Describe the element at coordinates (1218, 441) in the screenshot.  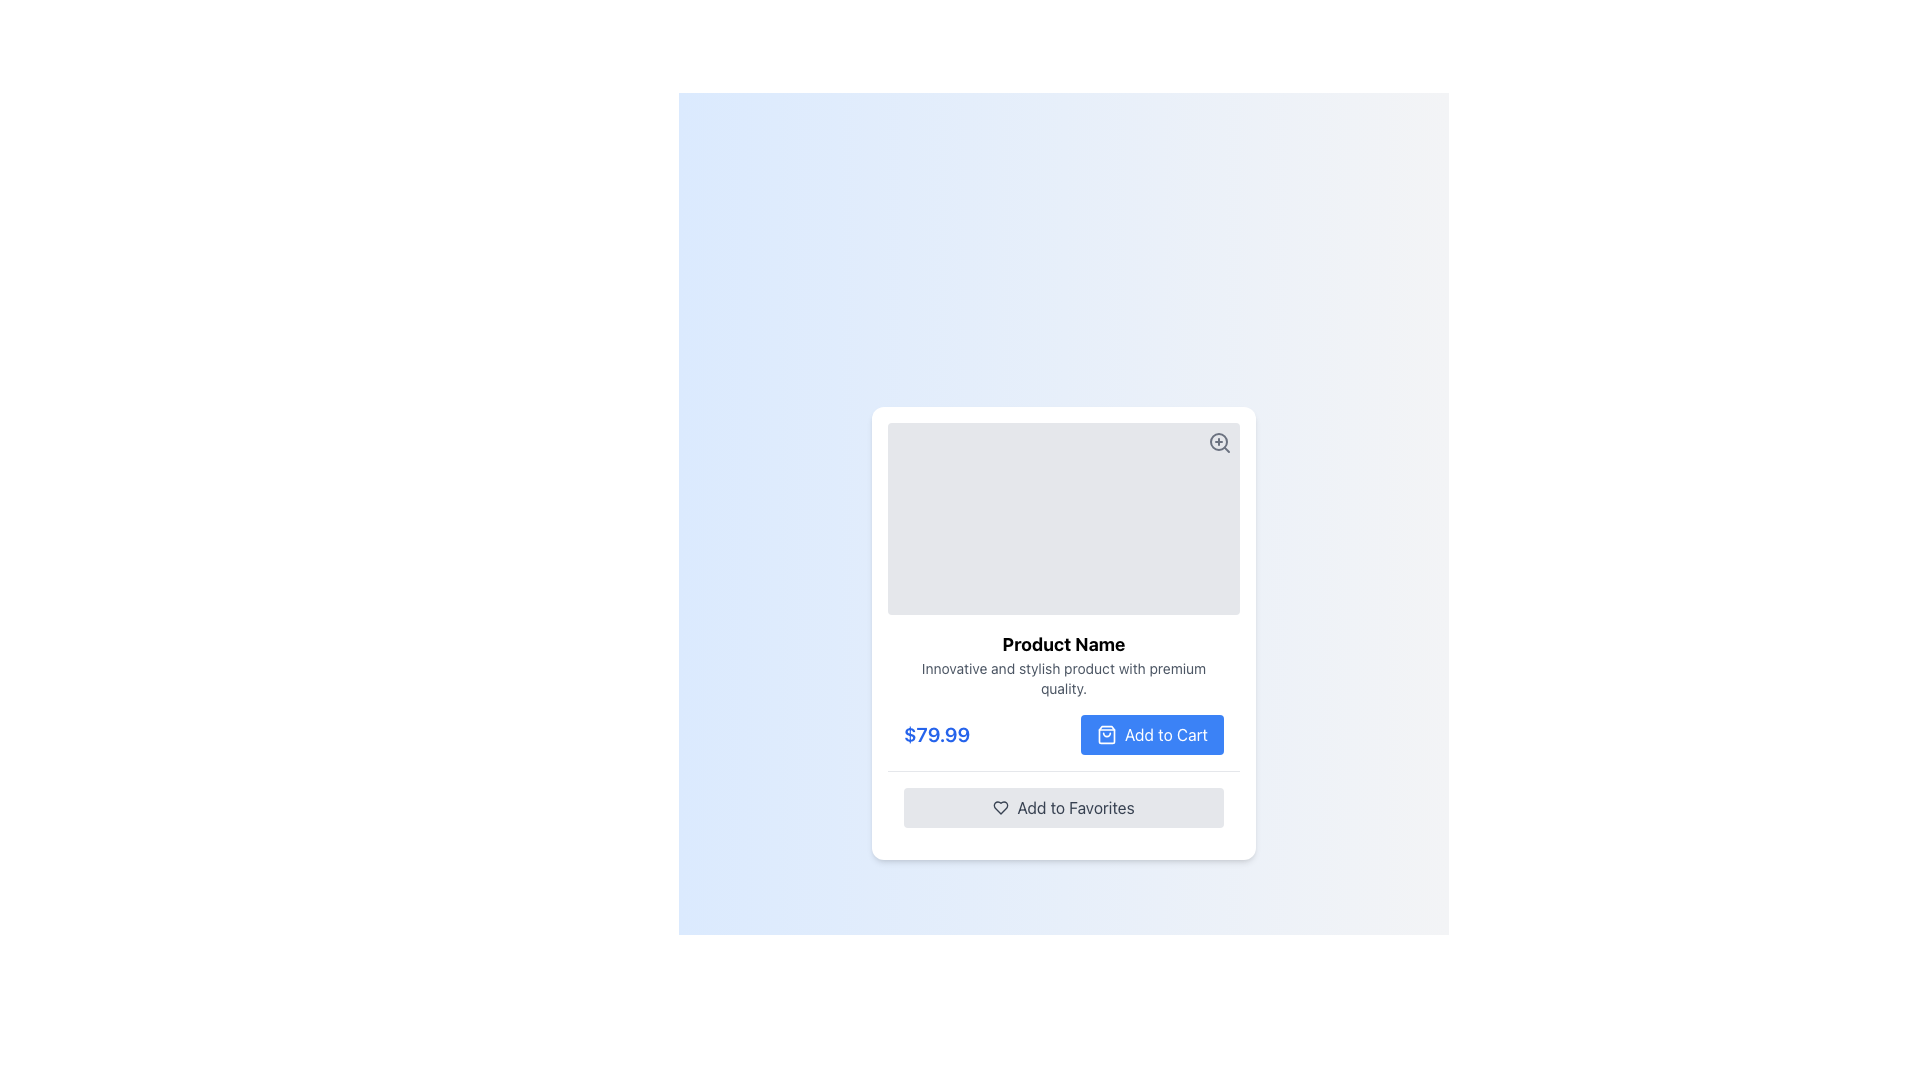
I see `the zoom-in icon located at the top-right corner of the rectangular card with a light gray background and rounded edges` at that location.